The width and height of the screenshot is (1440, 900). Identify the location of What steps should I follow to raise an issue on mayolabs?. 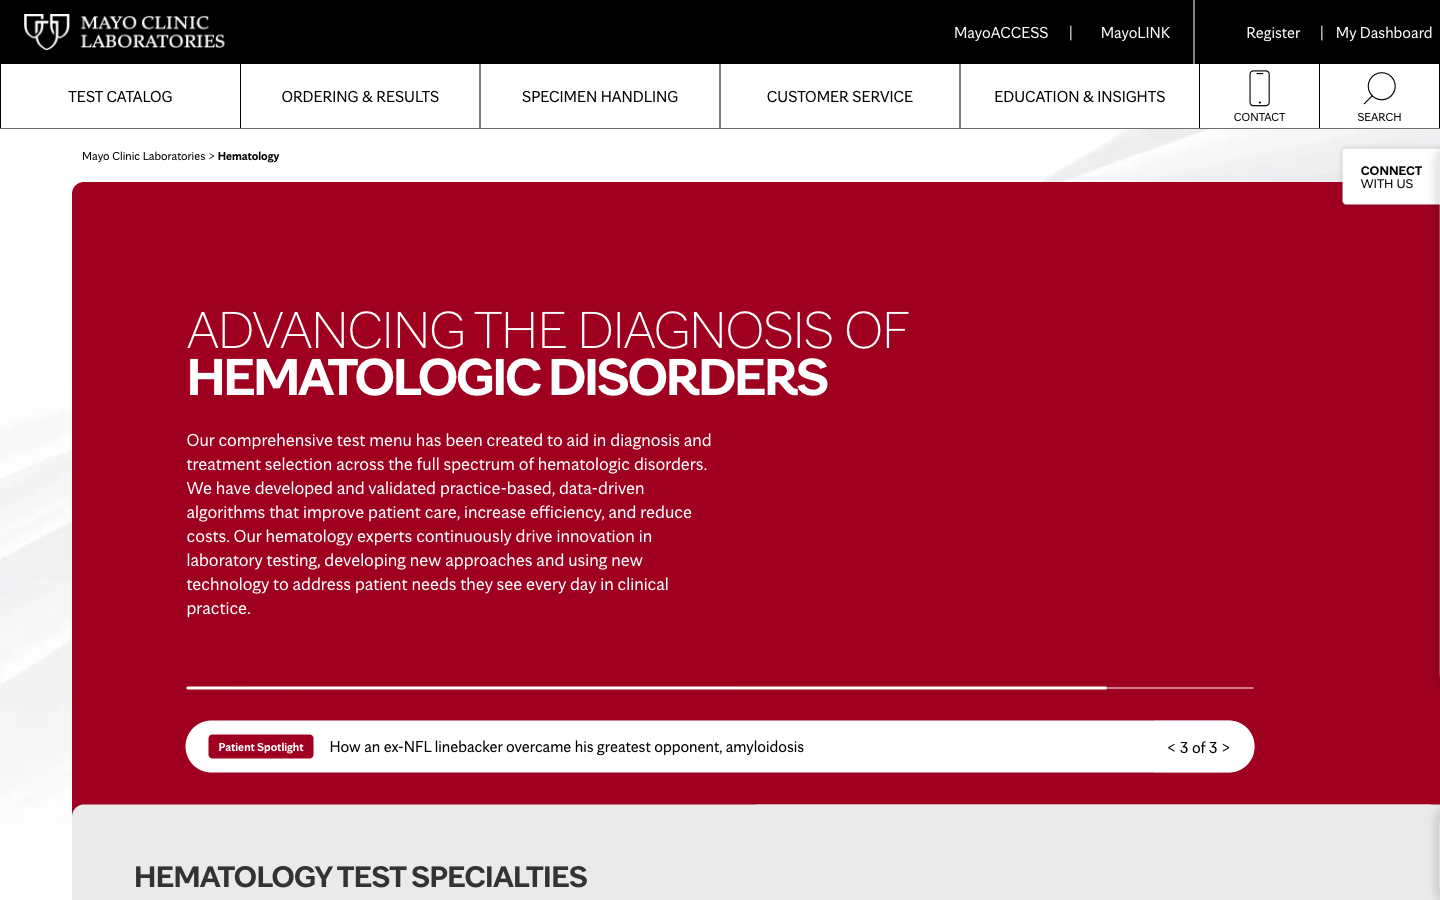
(839, 95).